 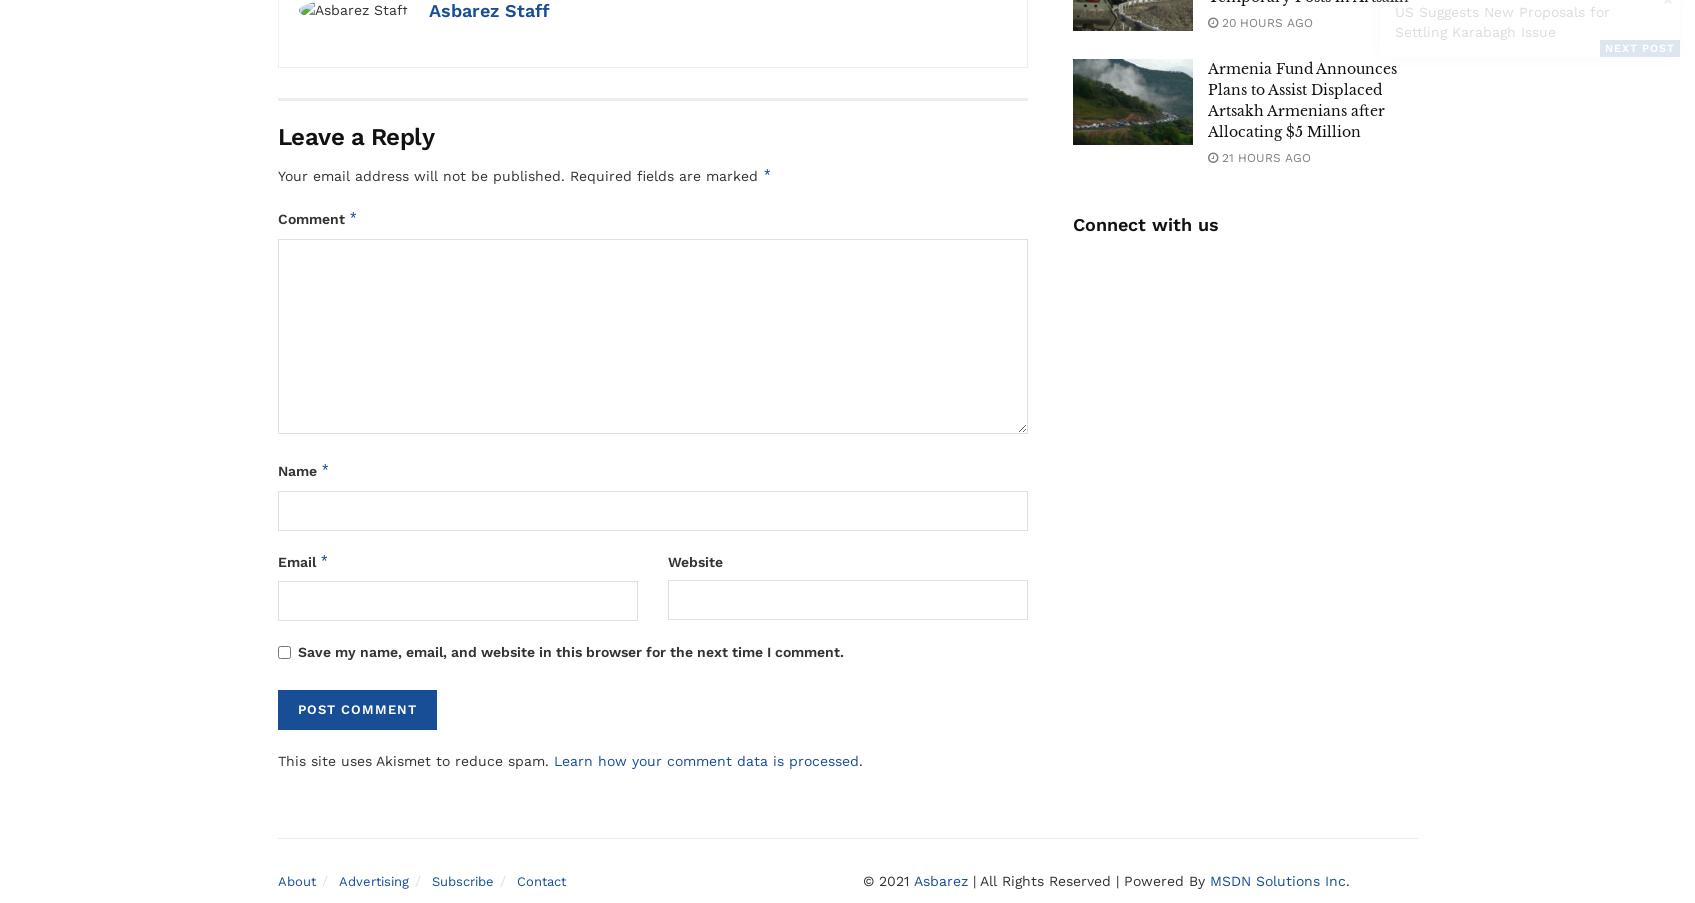 What do you see at coordinates (694, 560) in the screenshot?
I see `'Website'` at bounding box center [694, 560].